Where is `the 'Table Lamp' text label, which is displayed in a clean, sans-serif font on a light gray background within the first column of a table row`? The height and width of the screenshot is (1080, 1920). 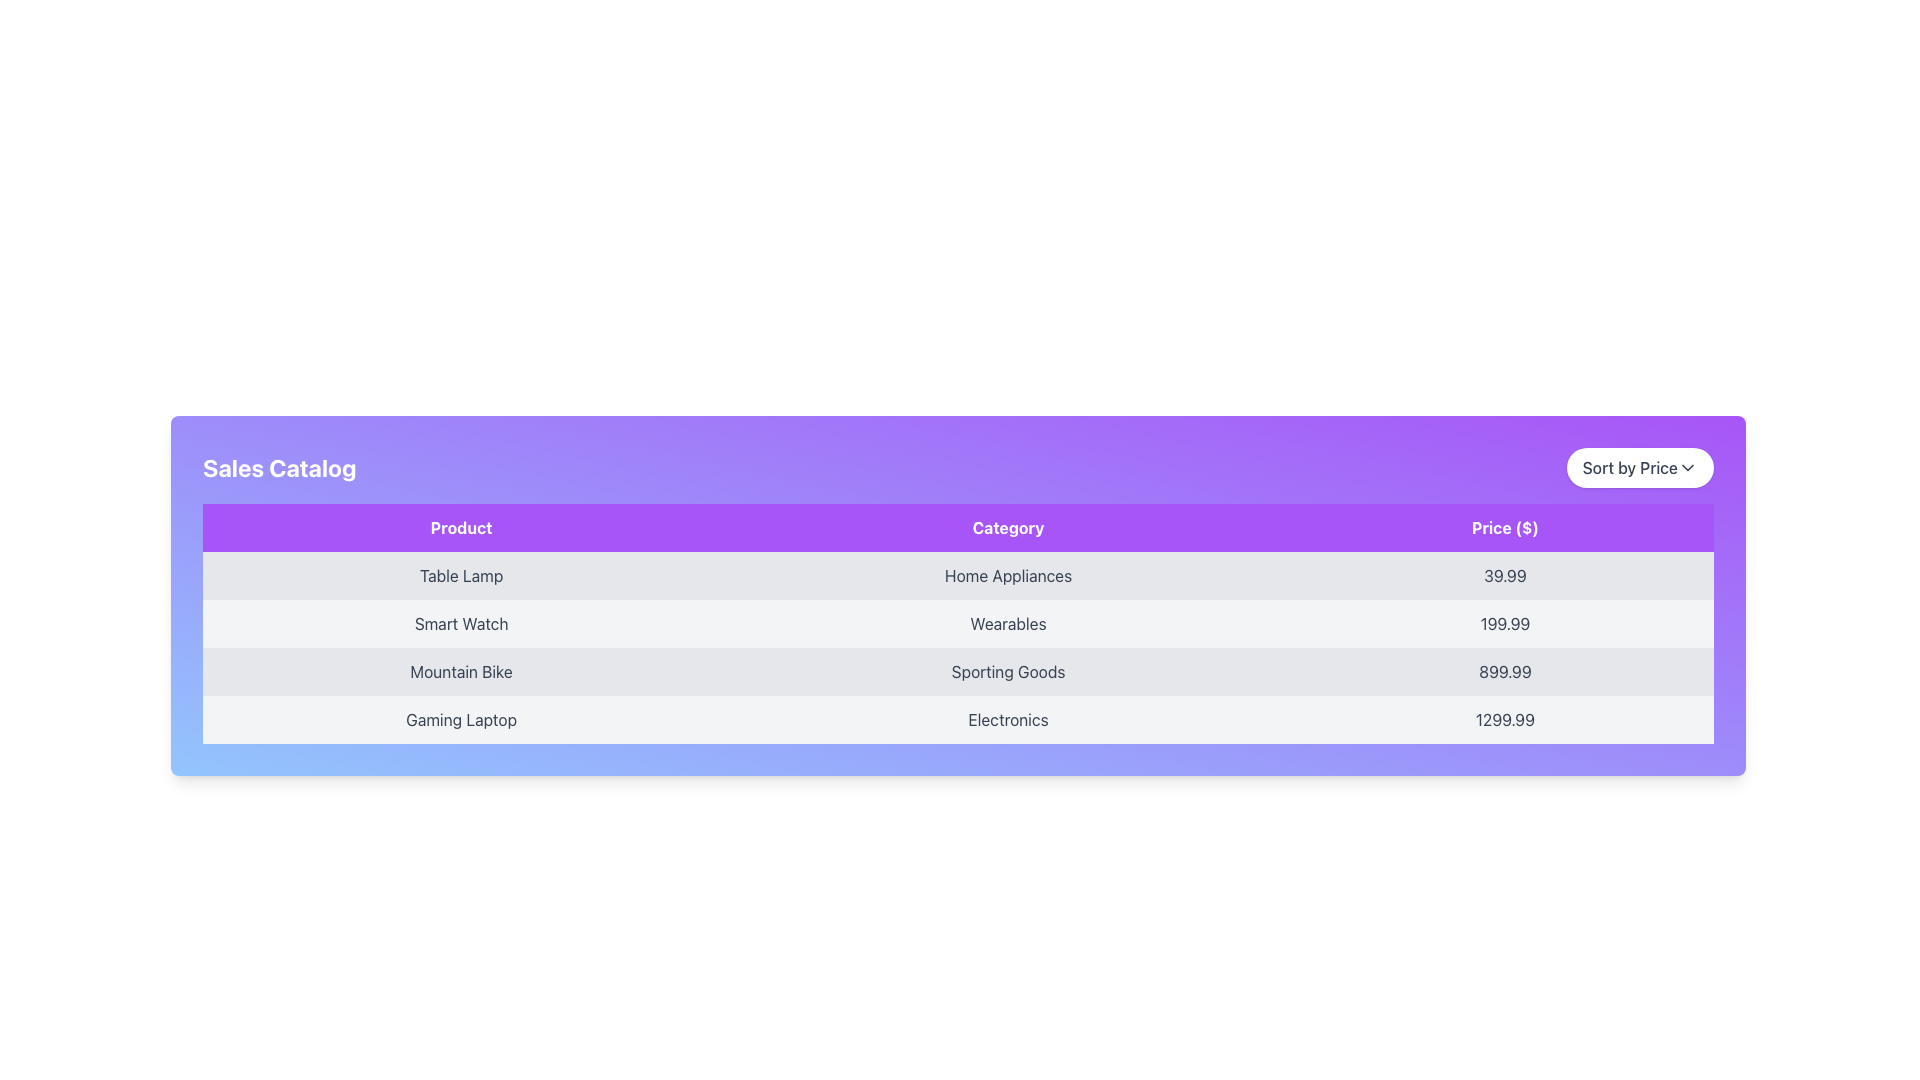 the 'Table Lamp' text label, which is displayed in a clean, sans-serif font on a light gray background within the first column of a table row is located at coordinates (460, 575).